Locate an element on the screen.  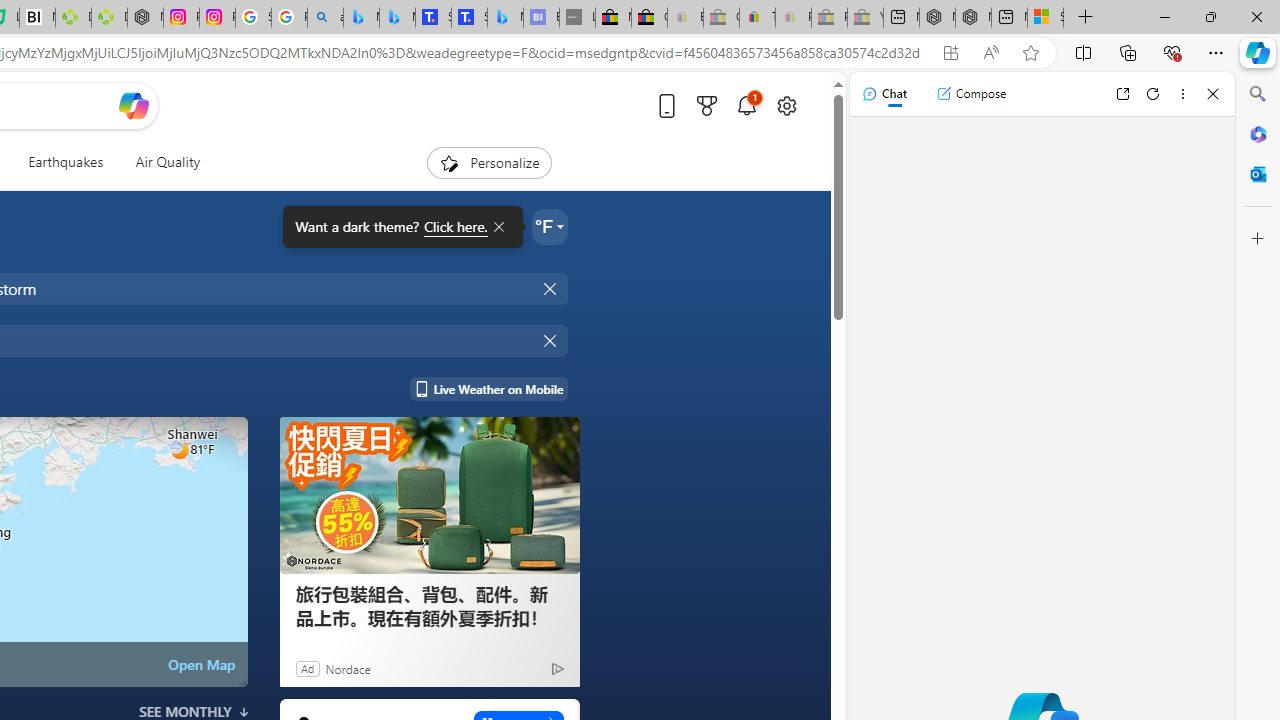
'Press Room - eBay Inc. - Sleeping' is located at coordinates (829, 17).